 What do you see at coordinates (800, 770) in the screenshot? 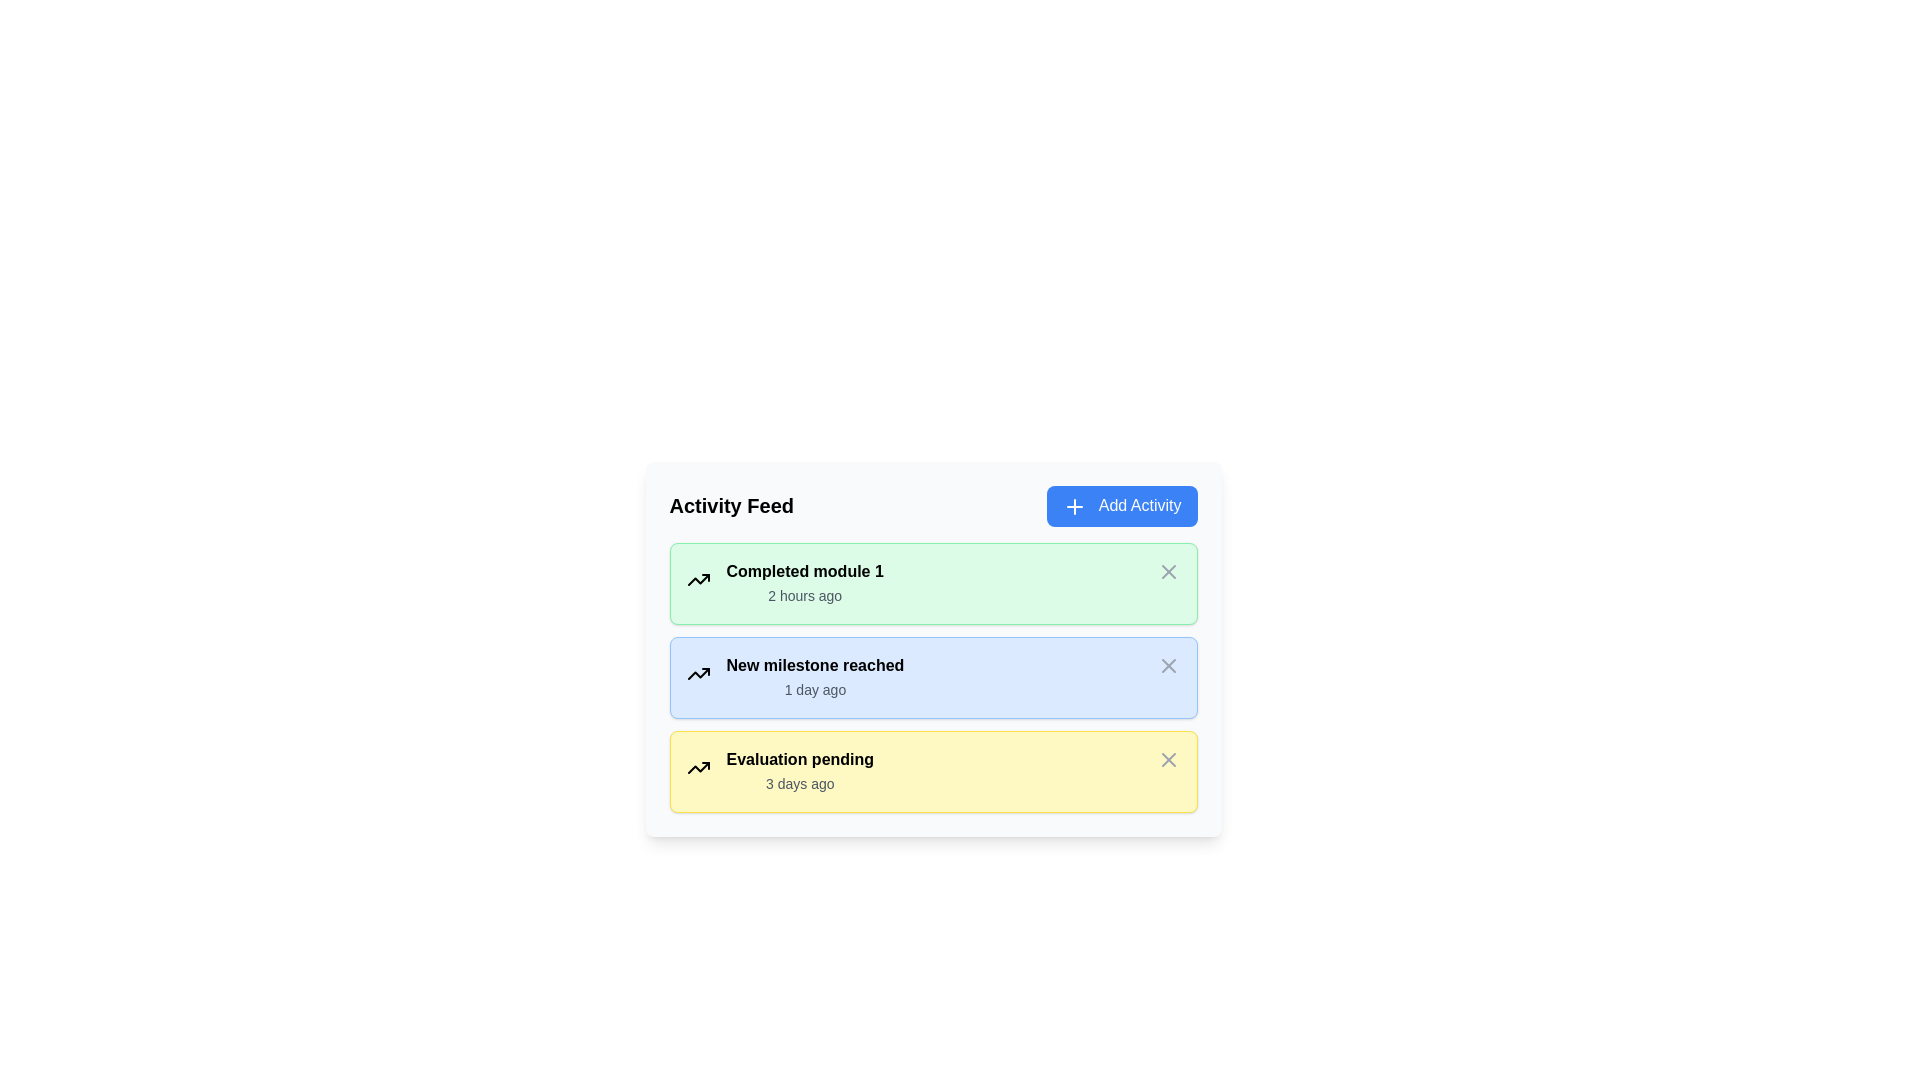
I see `the notification entry displaying 'Evaluation pending' with the timestamp '3 days ago' at the bottom of the 'Activity Feed' card` at bounding box center [800, 770].